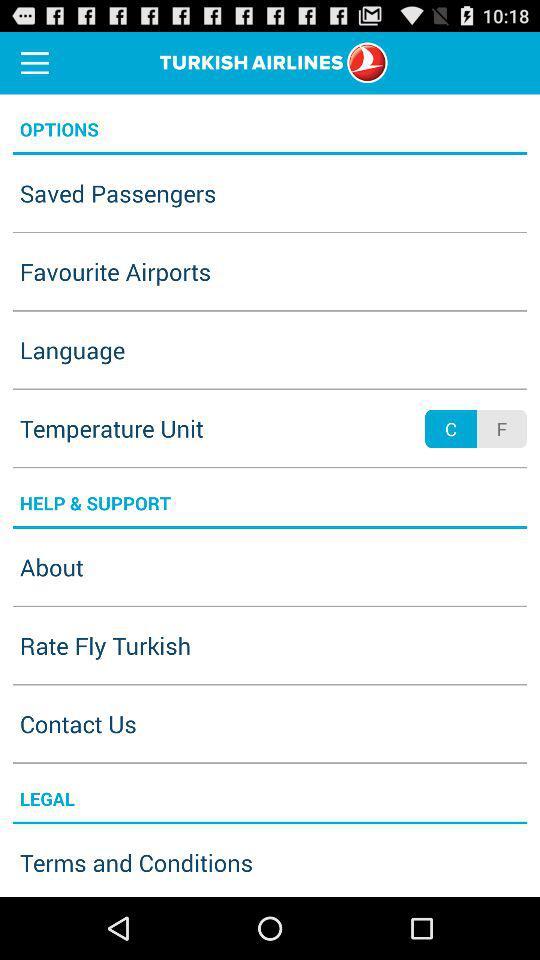  What do you see at coordinates (451, 429) in the screenshot?
I see `c` at bounding box center [451, 429].